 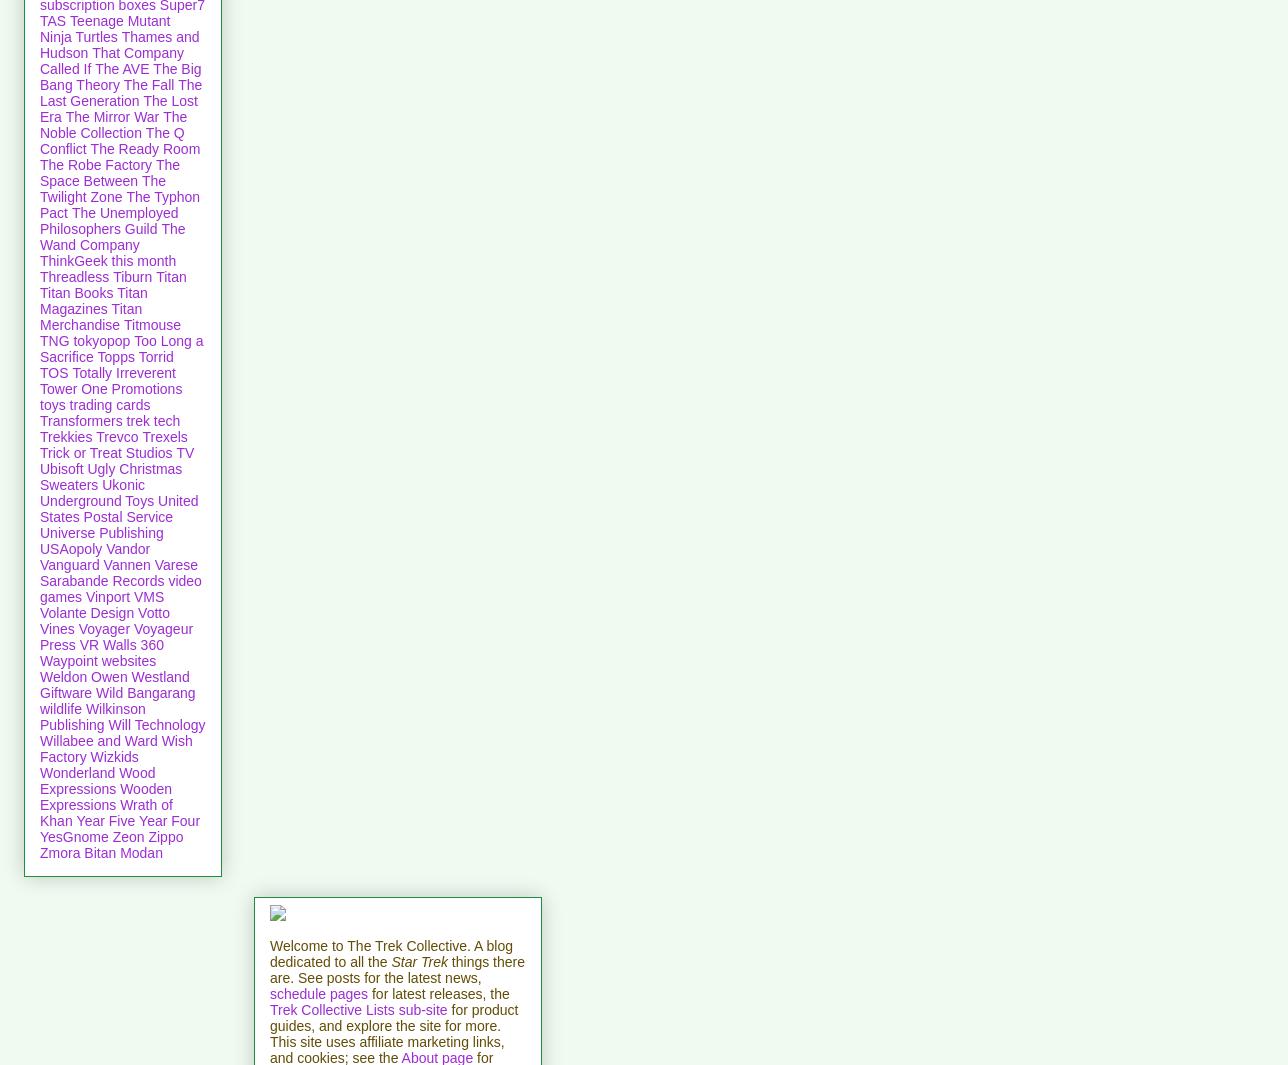 What do you see at coordinates (120, 202) in the screenshot?
I see `'The Typhon Pact'` at bounding box center [120, 202].